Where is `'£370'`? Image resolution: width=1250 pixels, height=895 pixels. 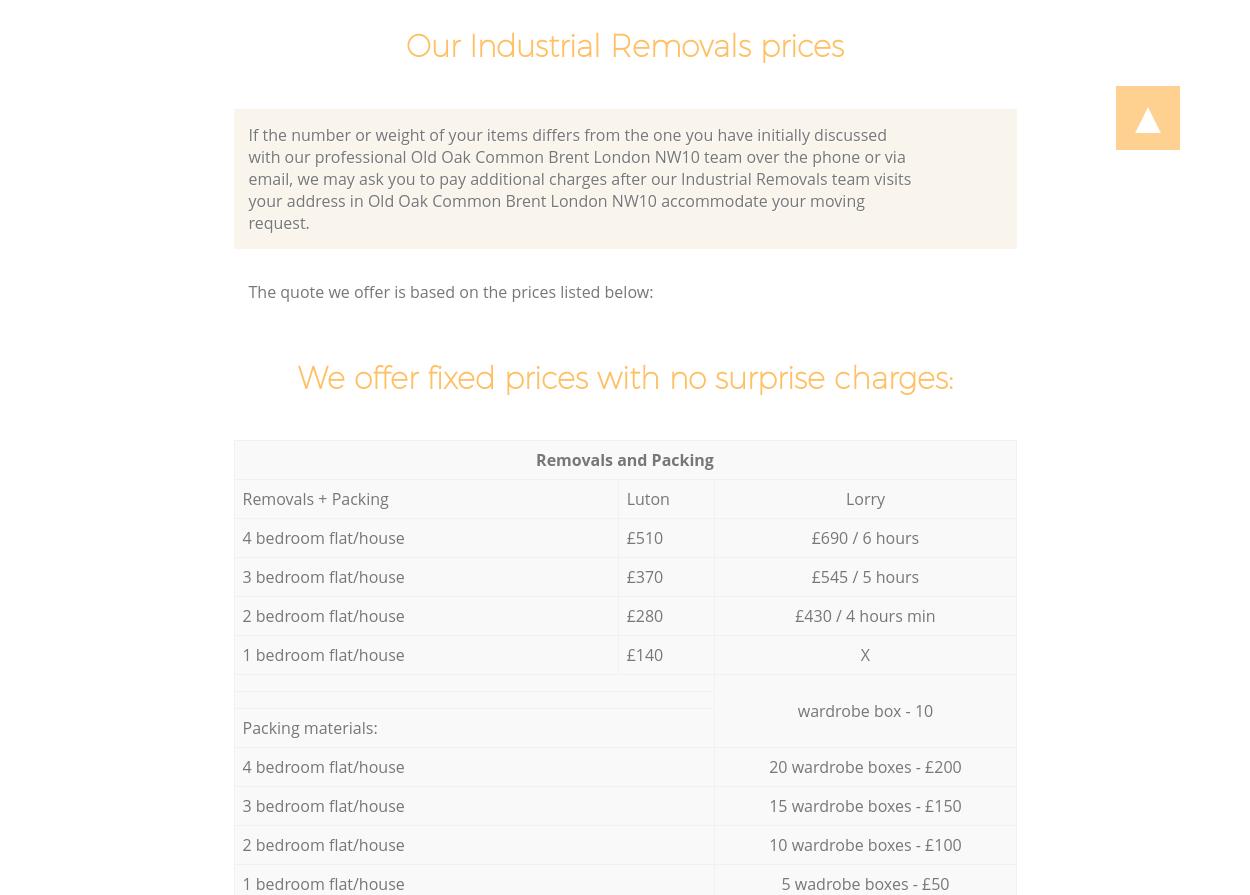 '£370' is located at coordinates (644, 576).